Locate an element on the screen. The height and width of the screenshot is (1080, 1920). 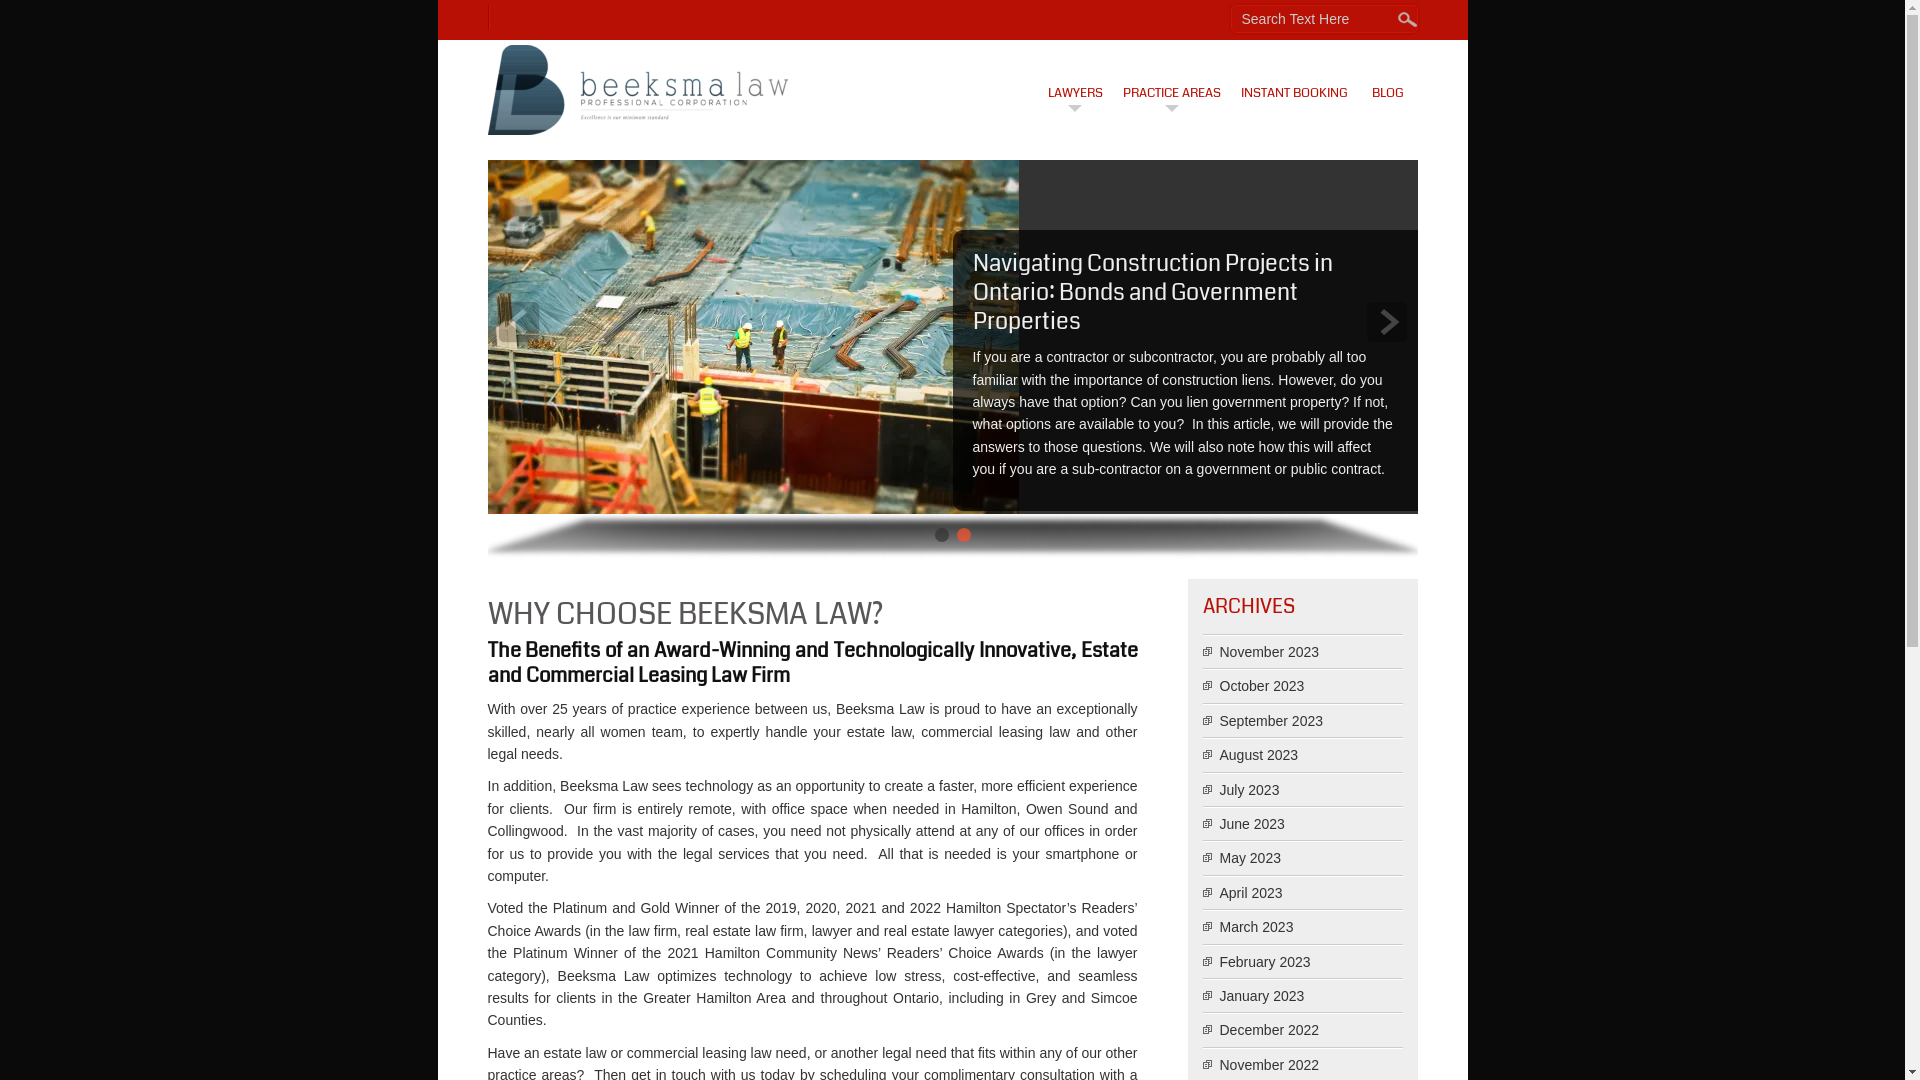
'August 2023' is located at coordinates (1258, 755).